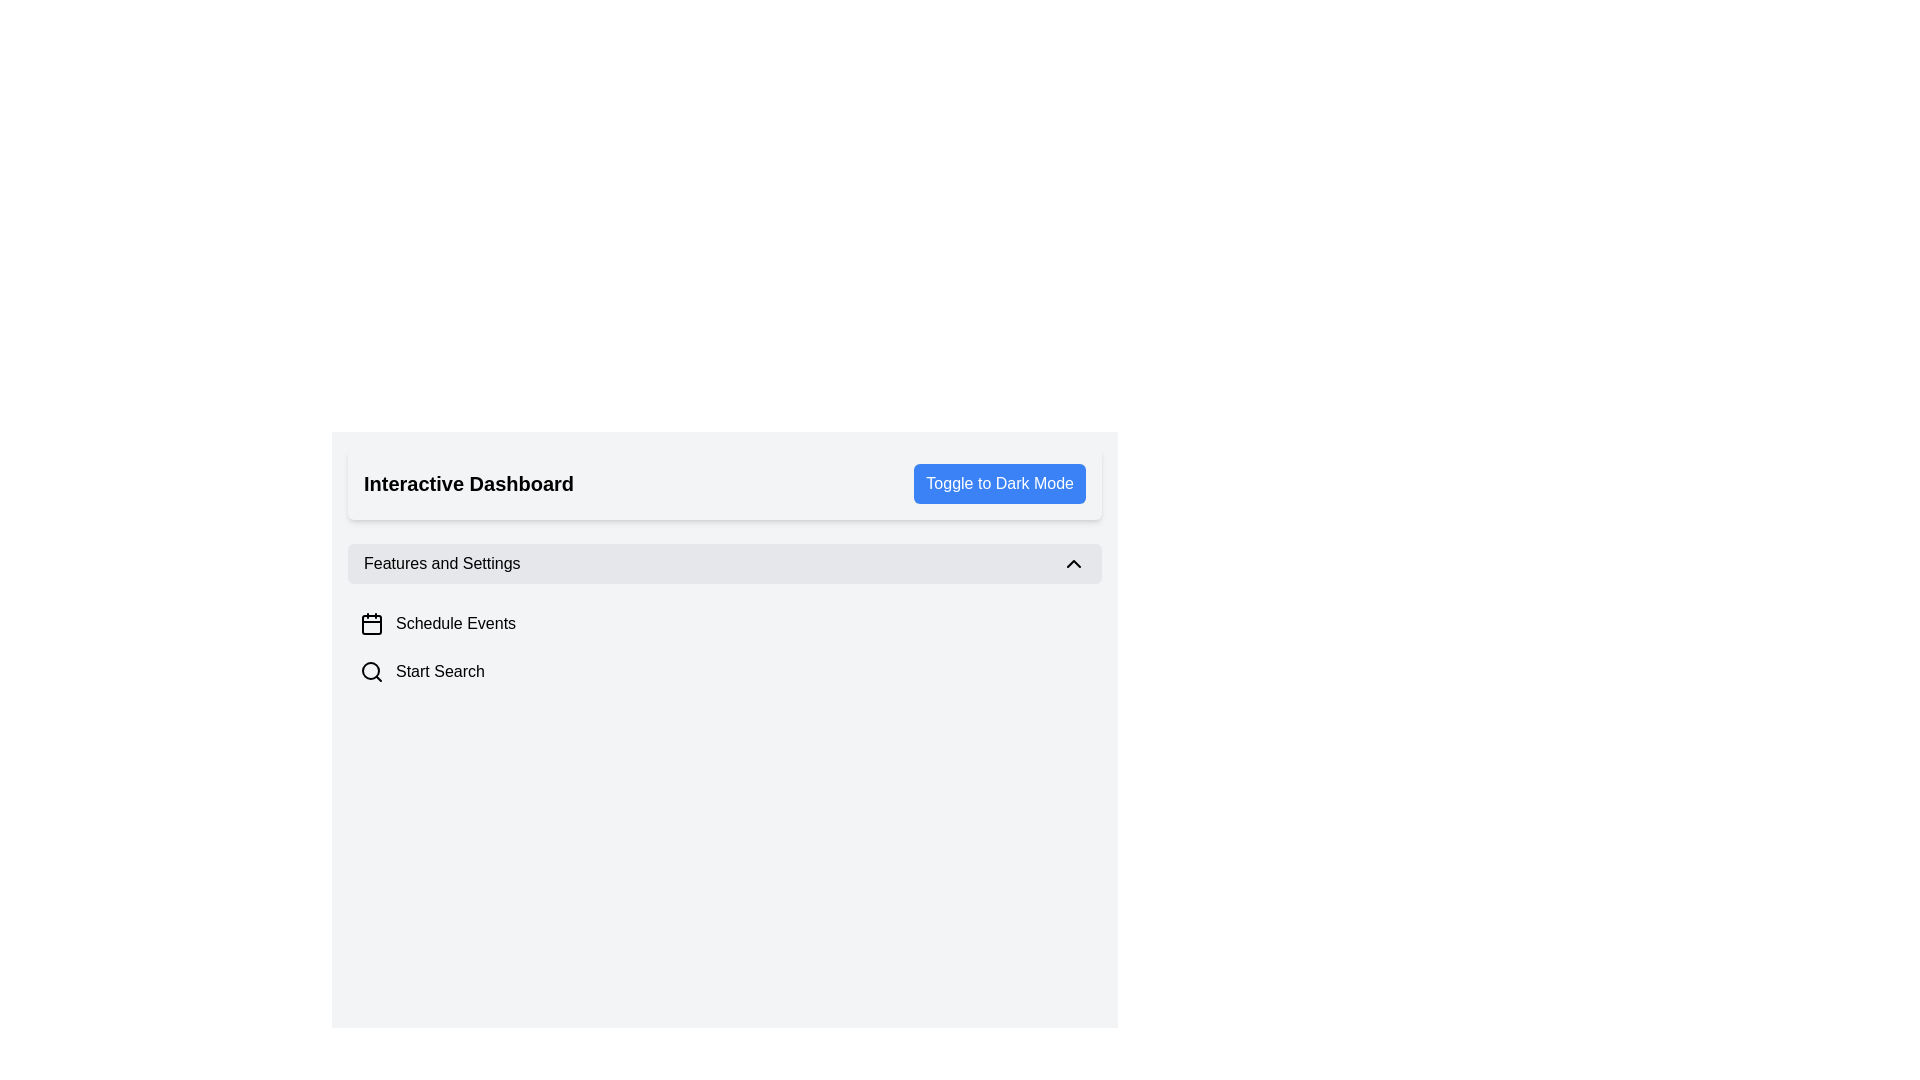 This screenshot has height=1080, width=1920. What do you see at coordinates (372, 623) in the screenshot?
I see `the SVG-based icon that serves as a button for accessing the 'Schedule Events' section` at bounding box center [372, 623].